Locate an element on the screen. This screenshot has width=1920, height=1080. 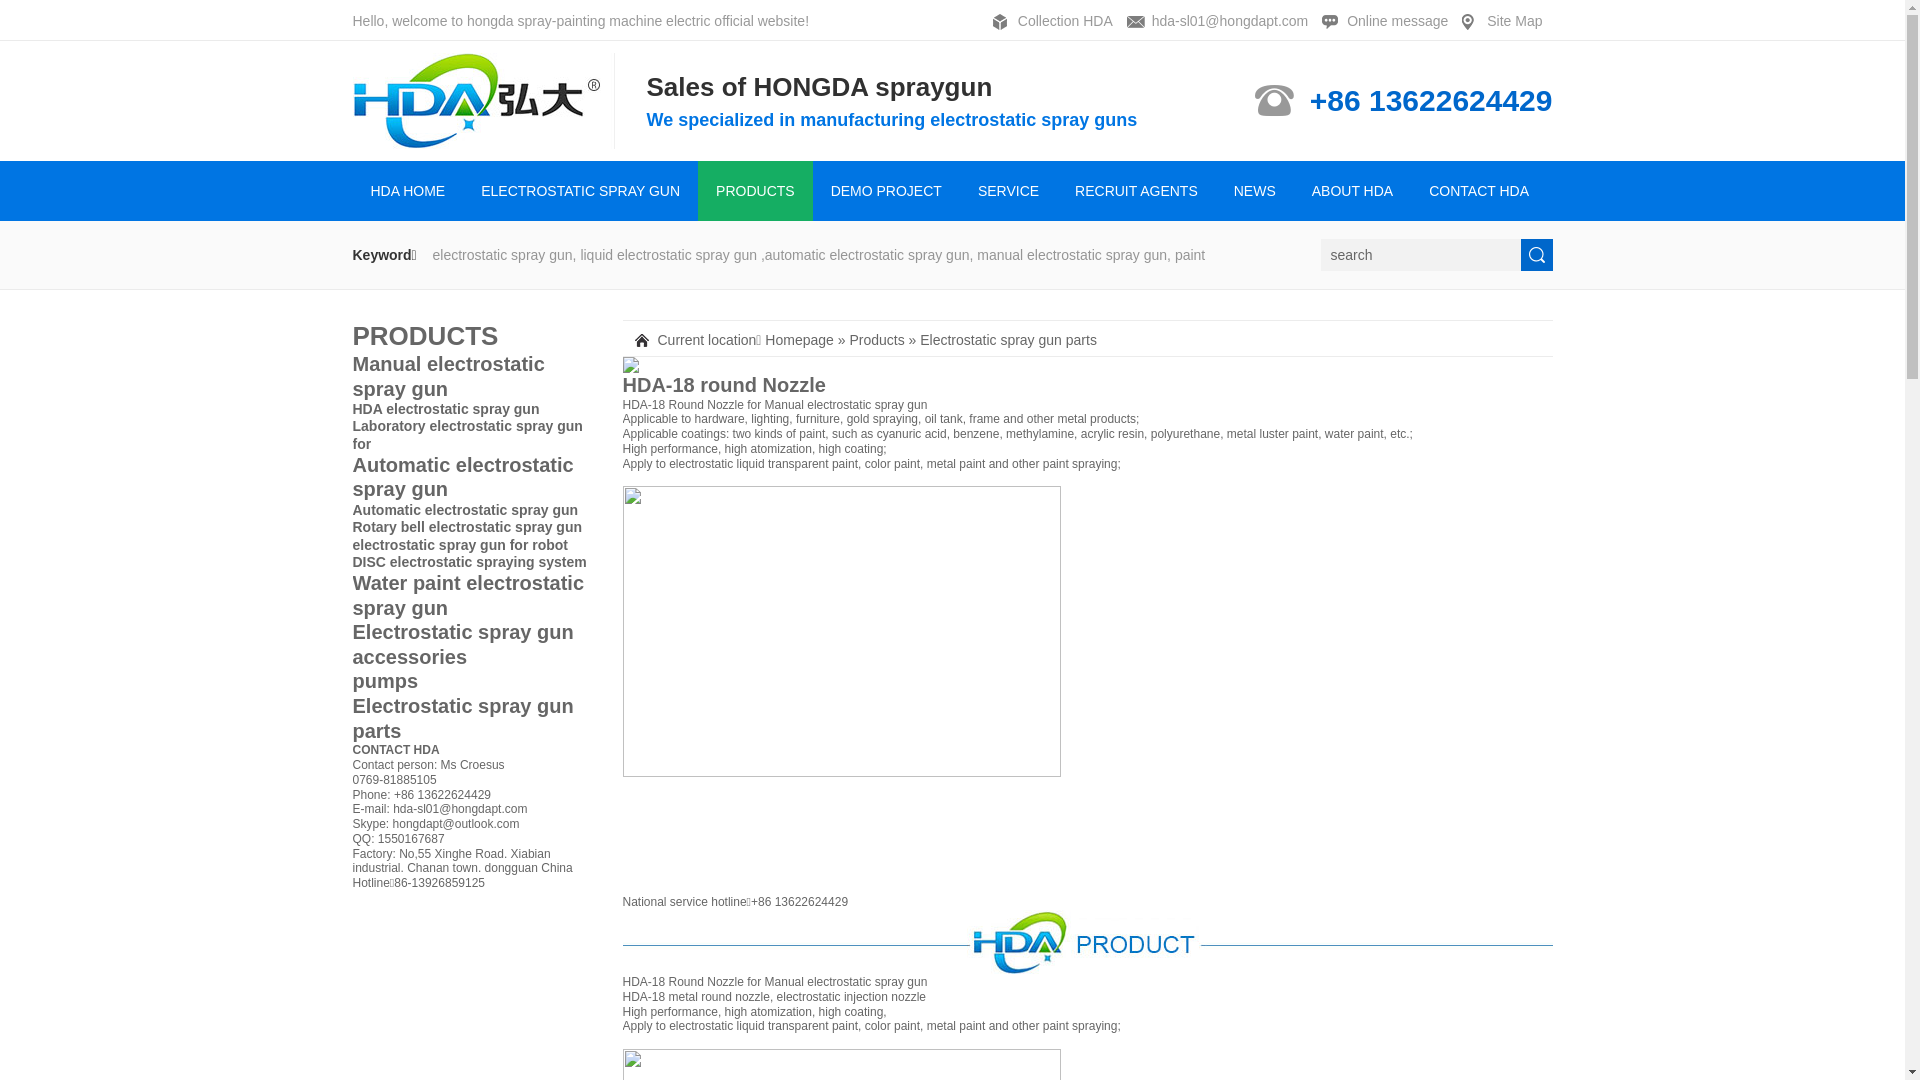
'HDA electrostatic spray gun' is located at coordinates (444, 407).